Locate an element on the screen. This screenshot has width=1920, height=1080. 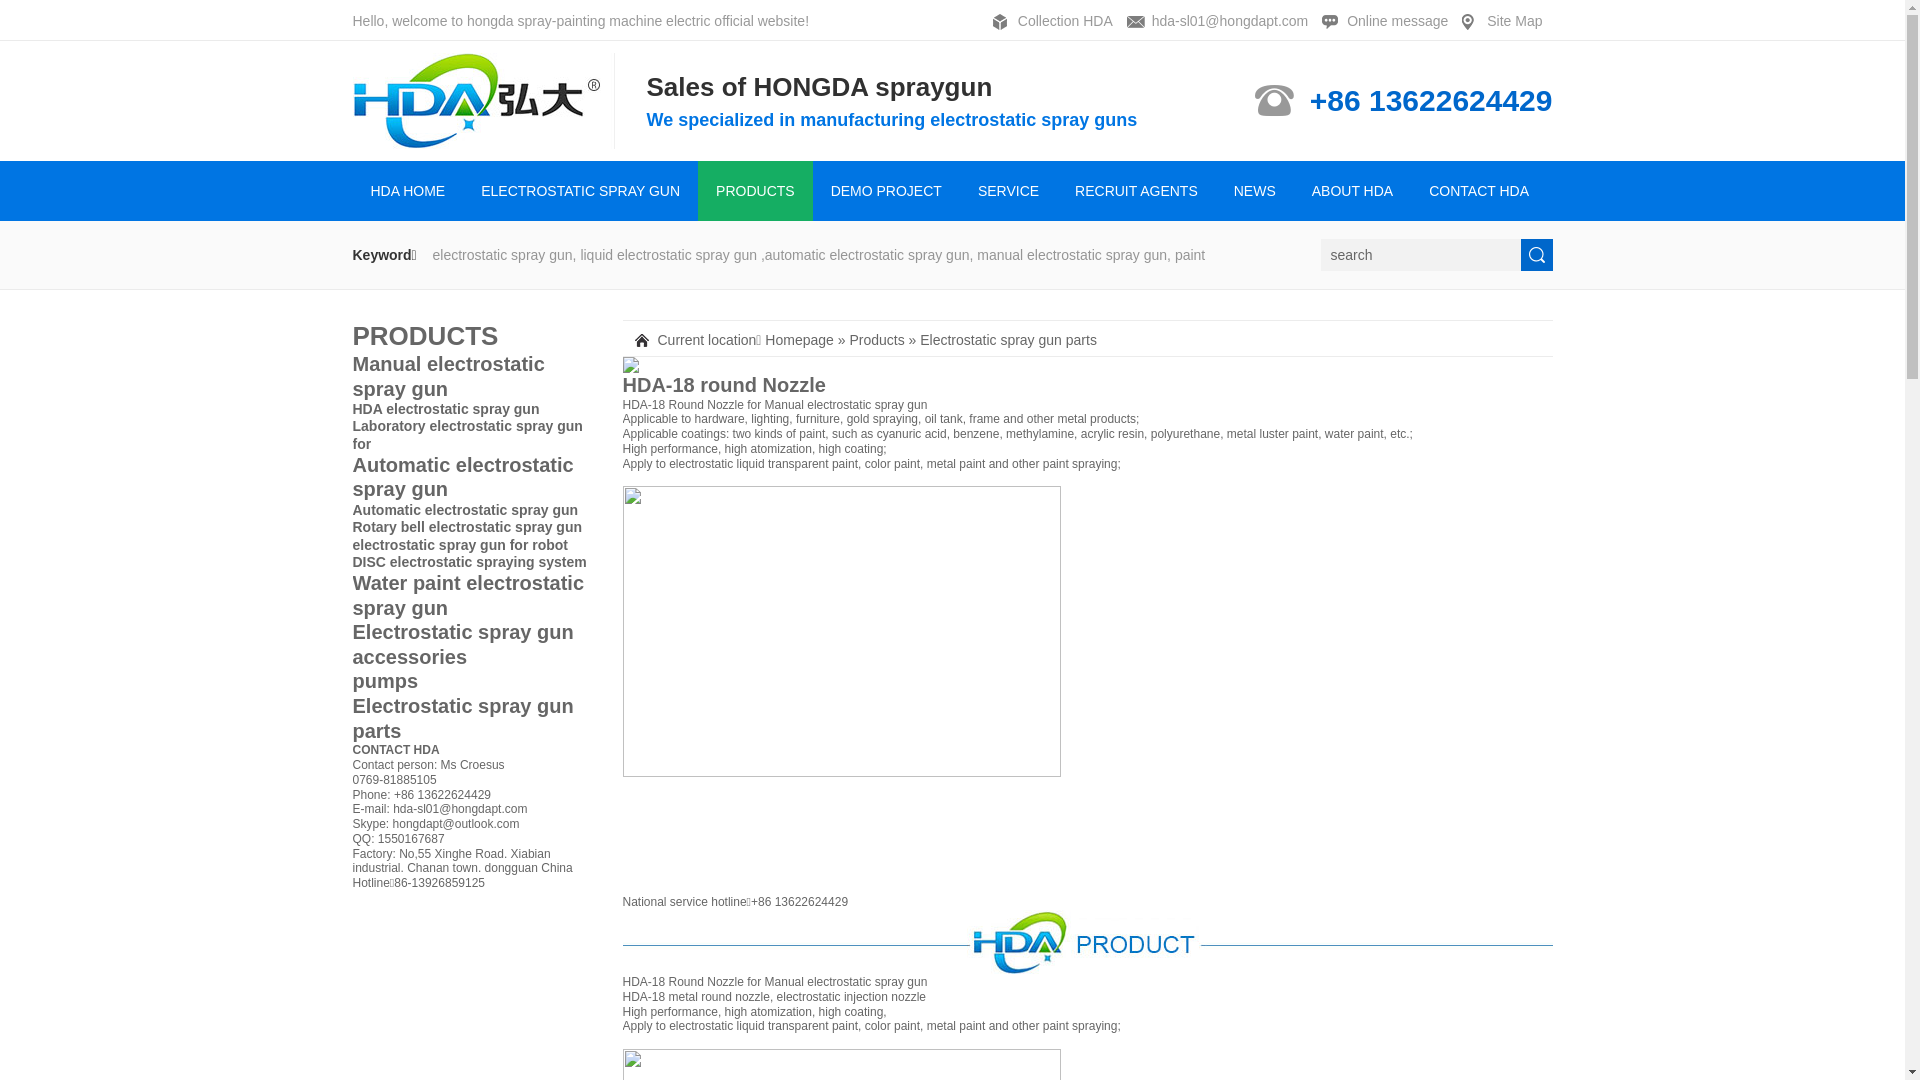
'HDA electrostatic spray gun' is located at coordinates (444, 407).